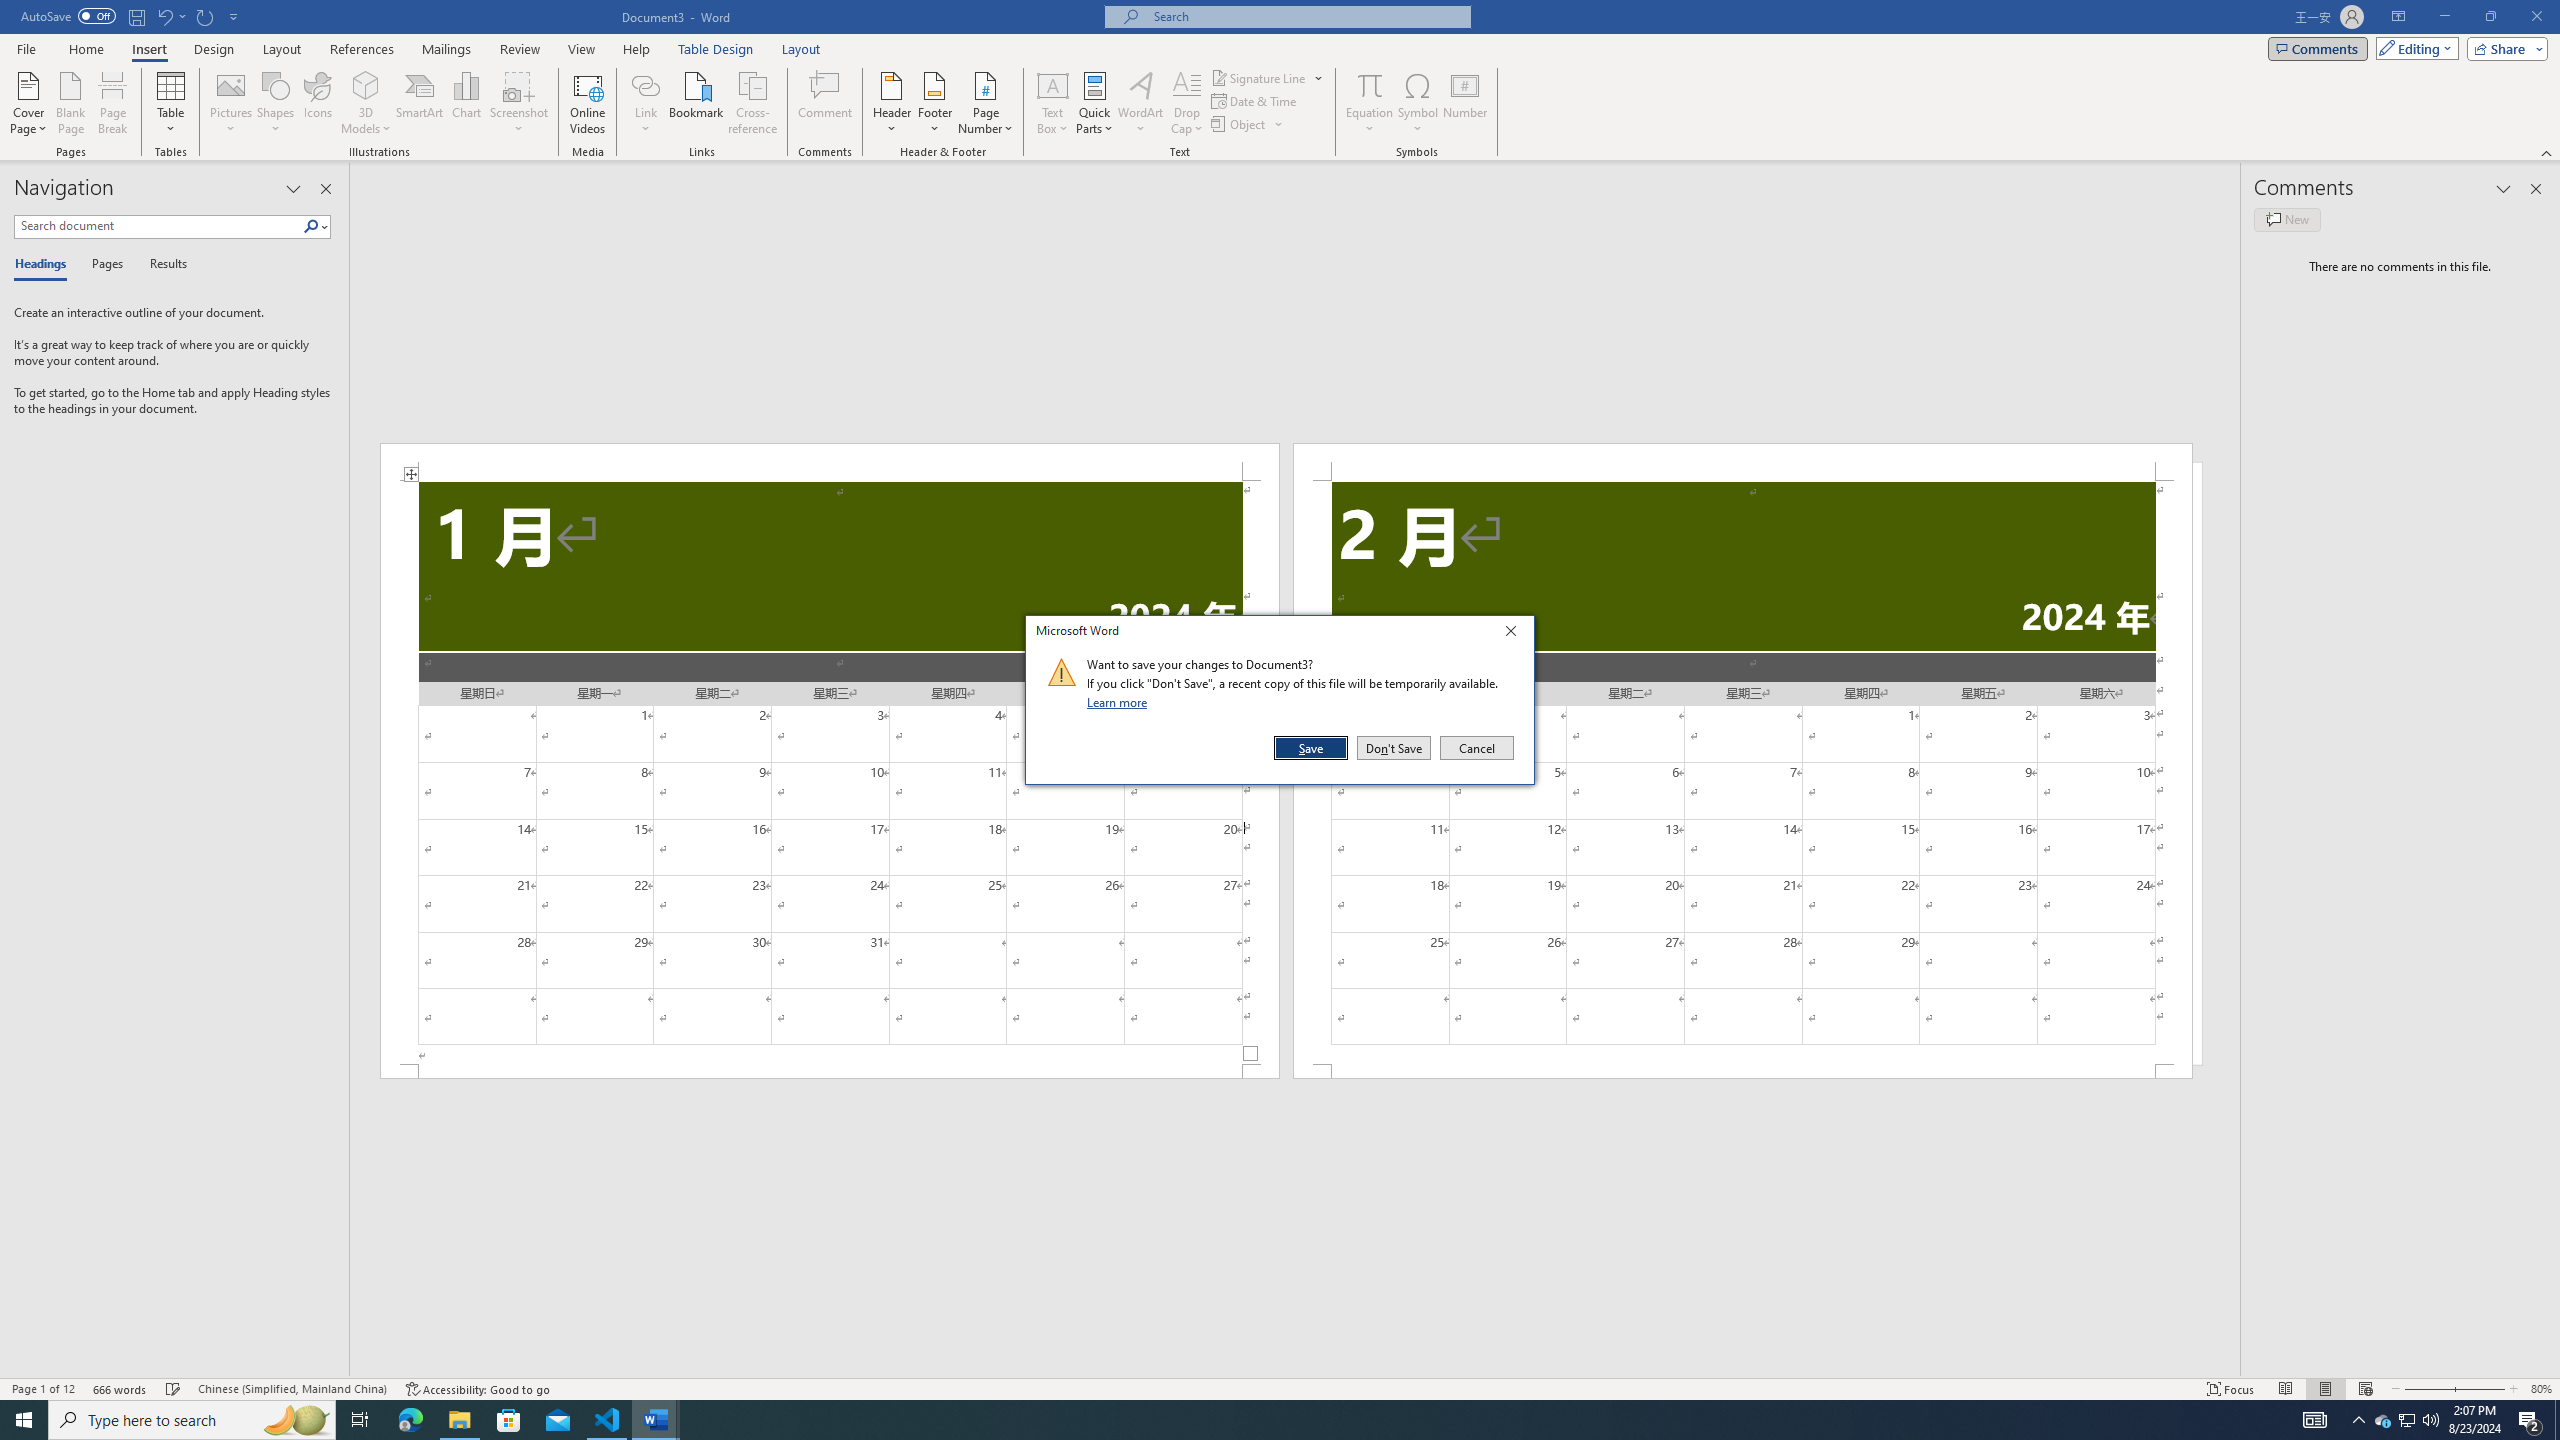  I want to click on 'Link', so click(645, 84).